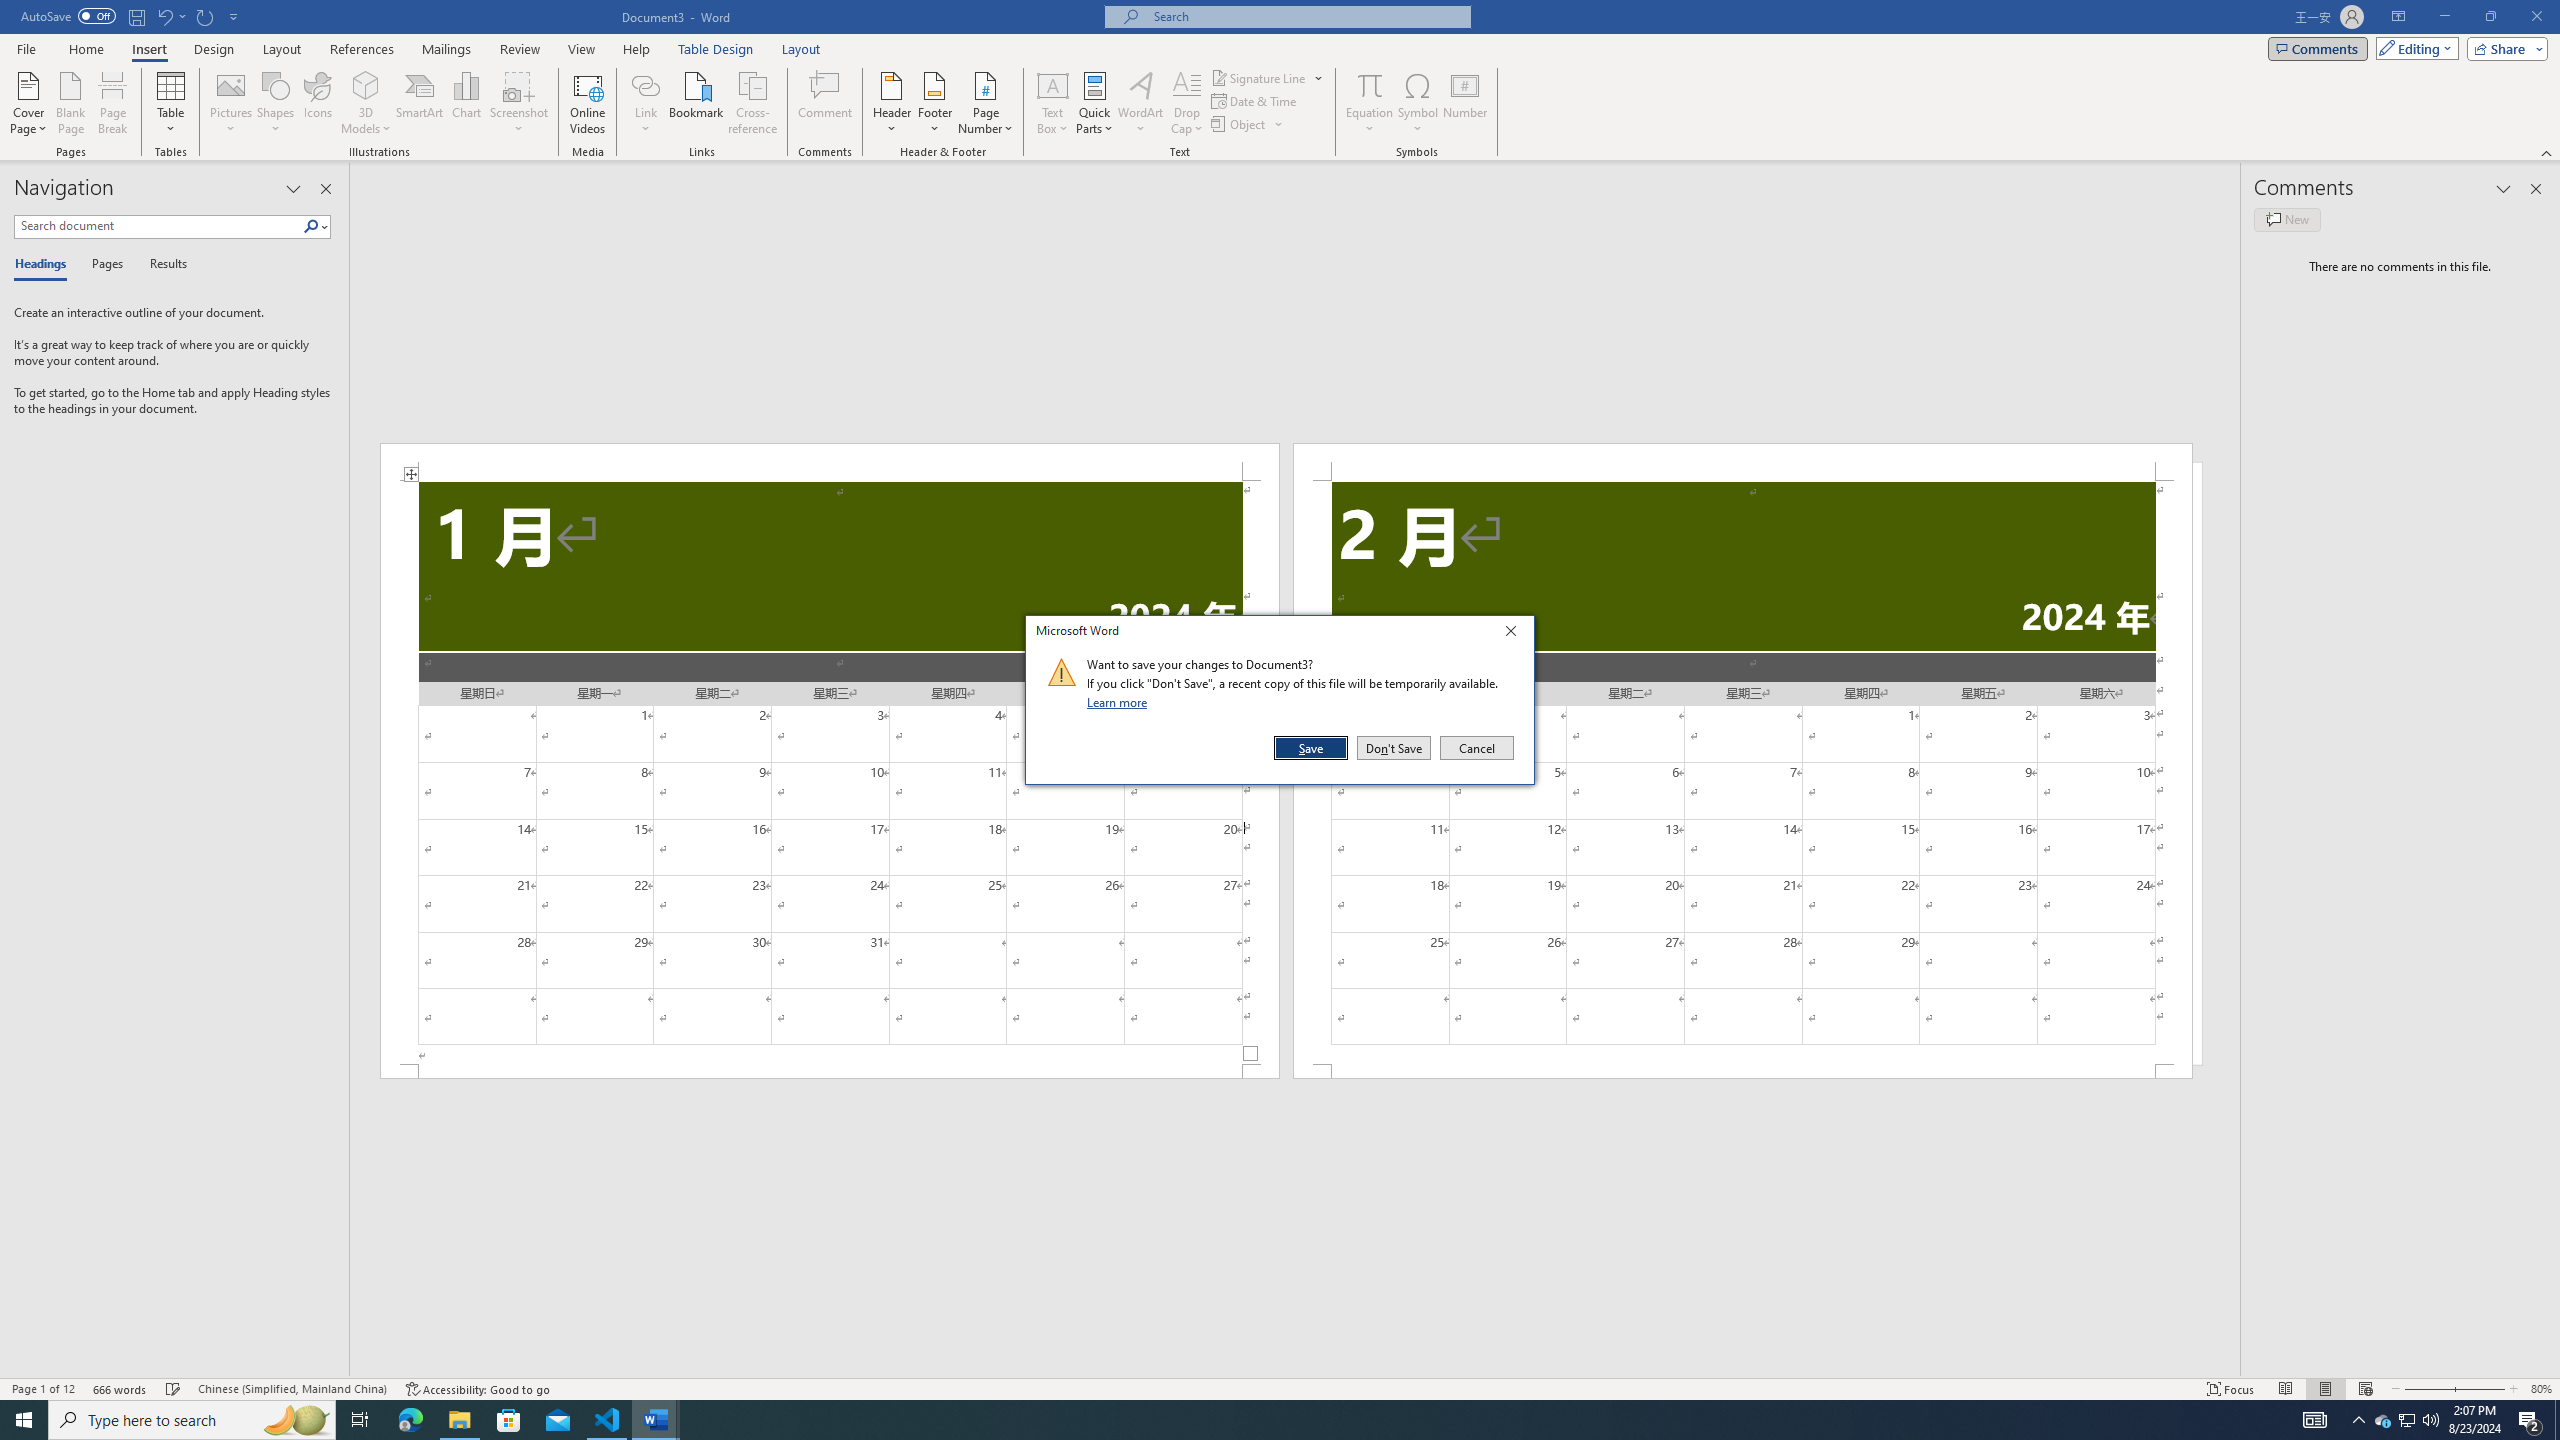  I want to click on 'Link', so click(645, 84).